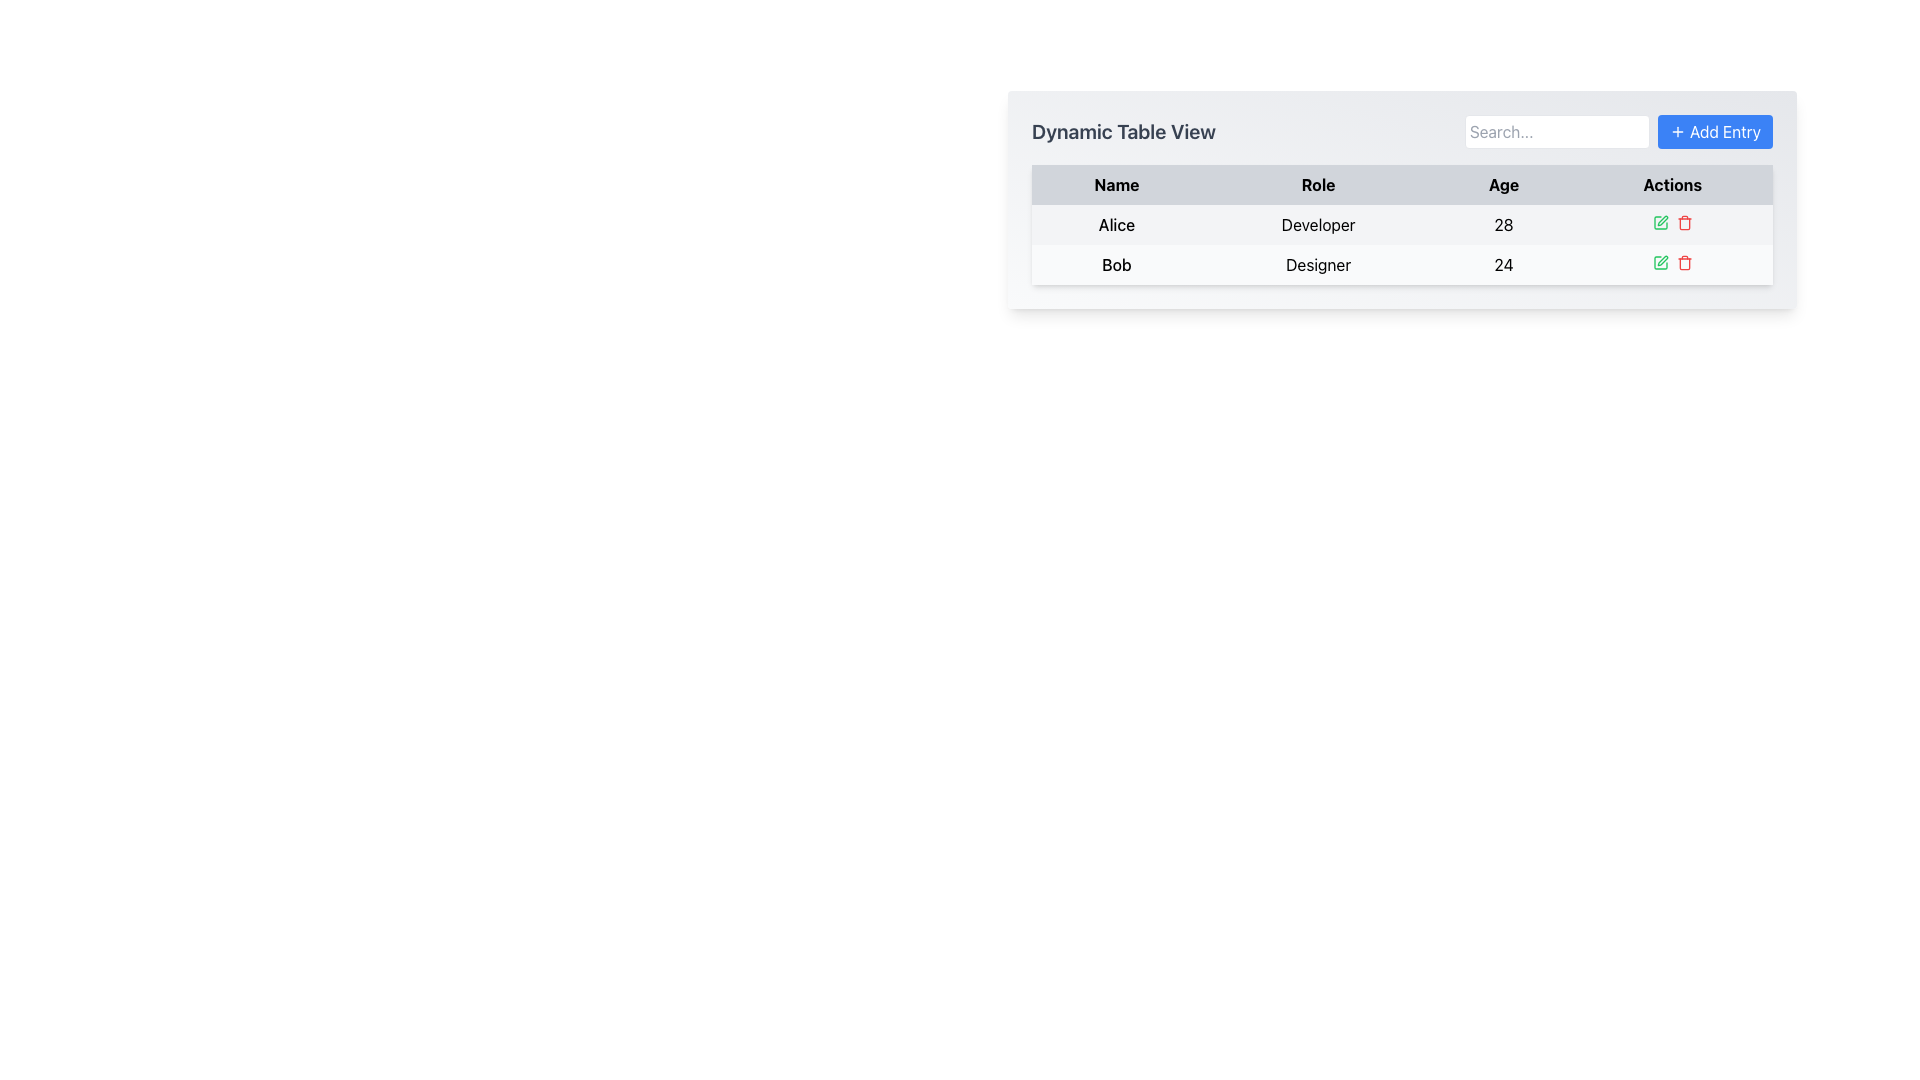 The width and height of the screenshot is (1920, 1080). Describe the element at coordinates (1318, 185) in the screenshot. I see `the header label 'Role' in the table` at that location.